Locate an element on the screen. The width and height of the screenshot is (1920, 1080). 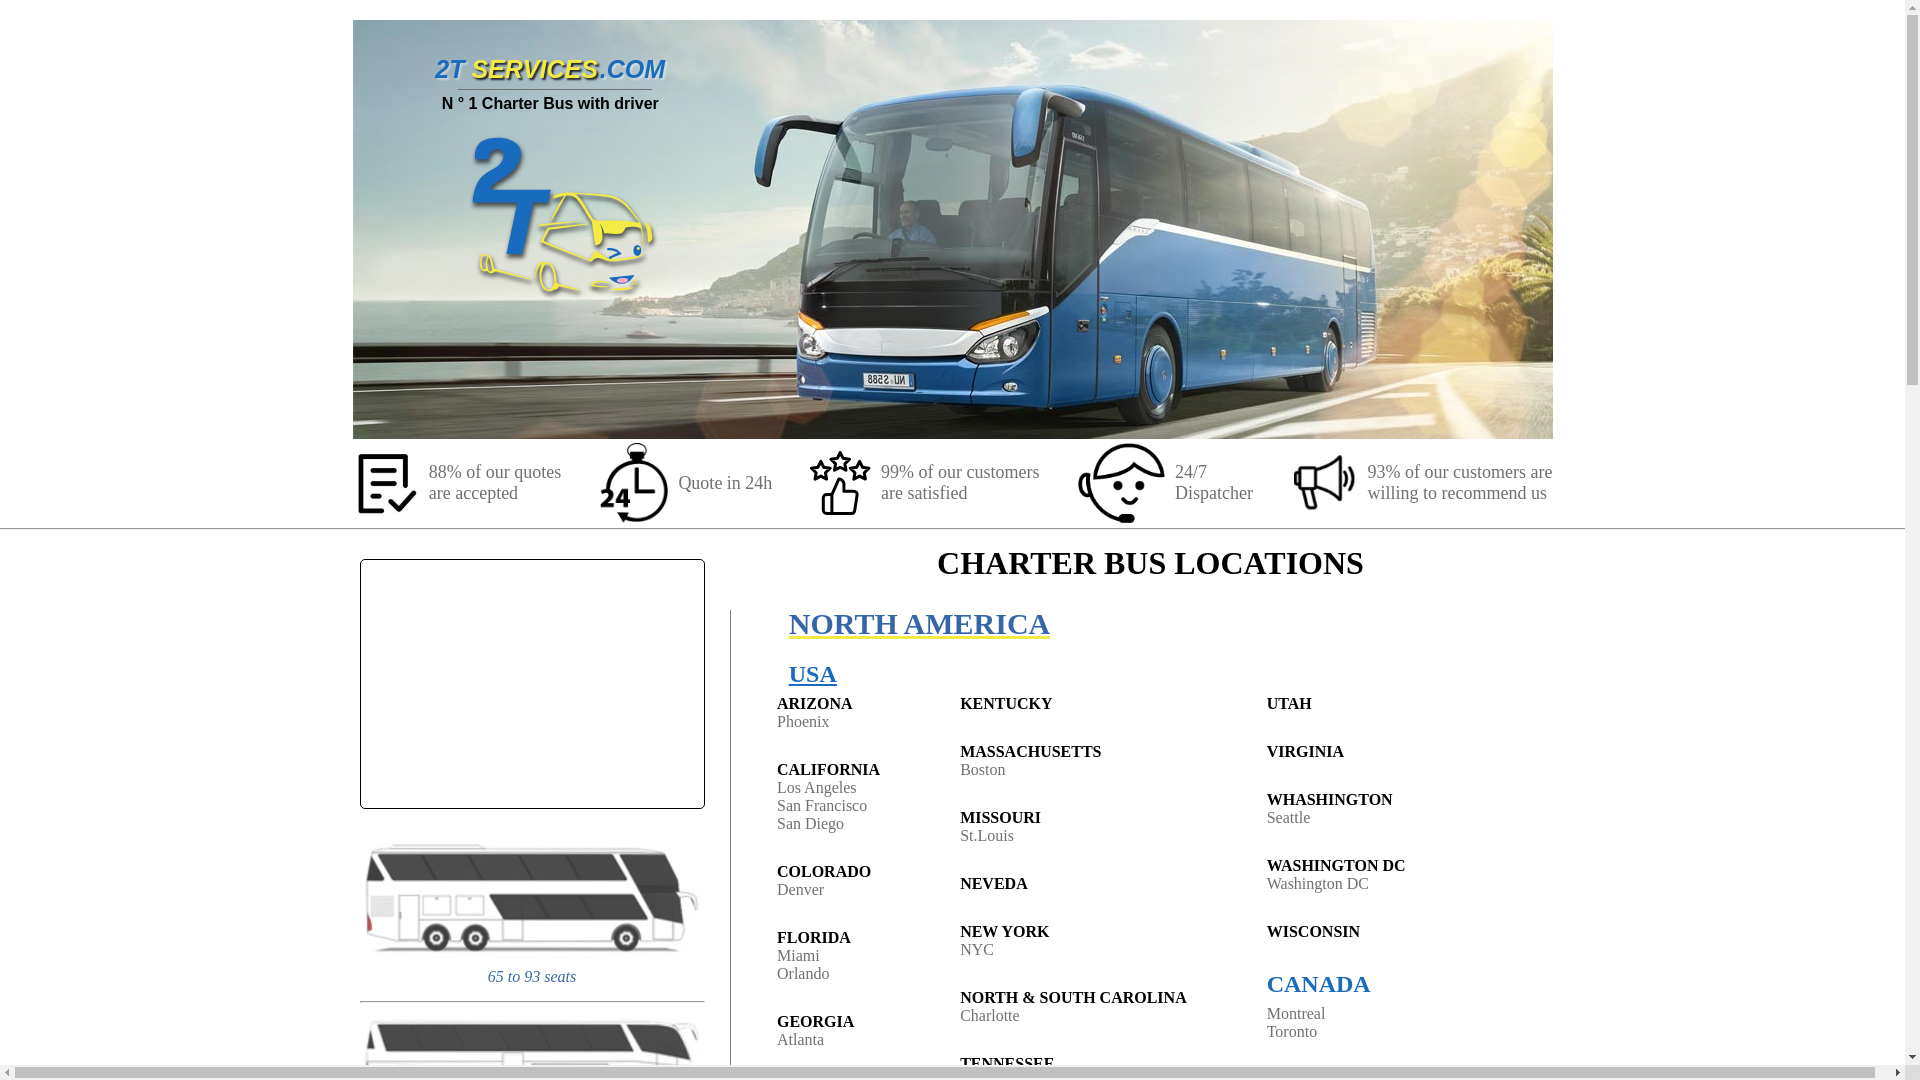
'Orlando' is located at coordinates (802, 972).